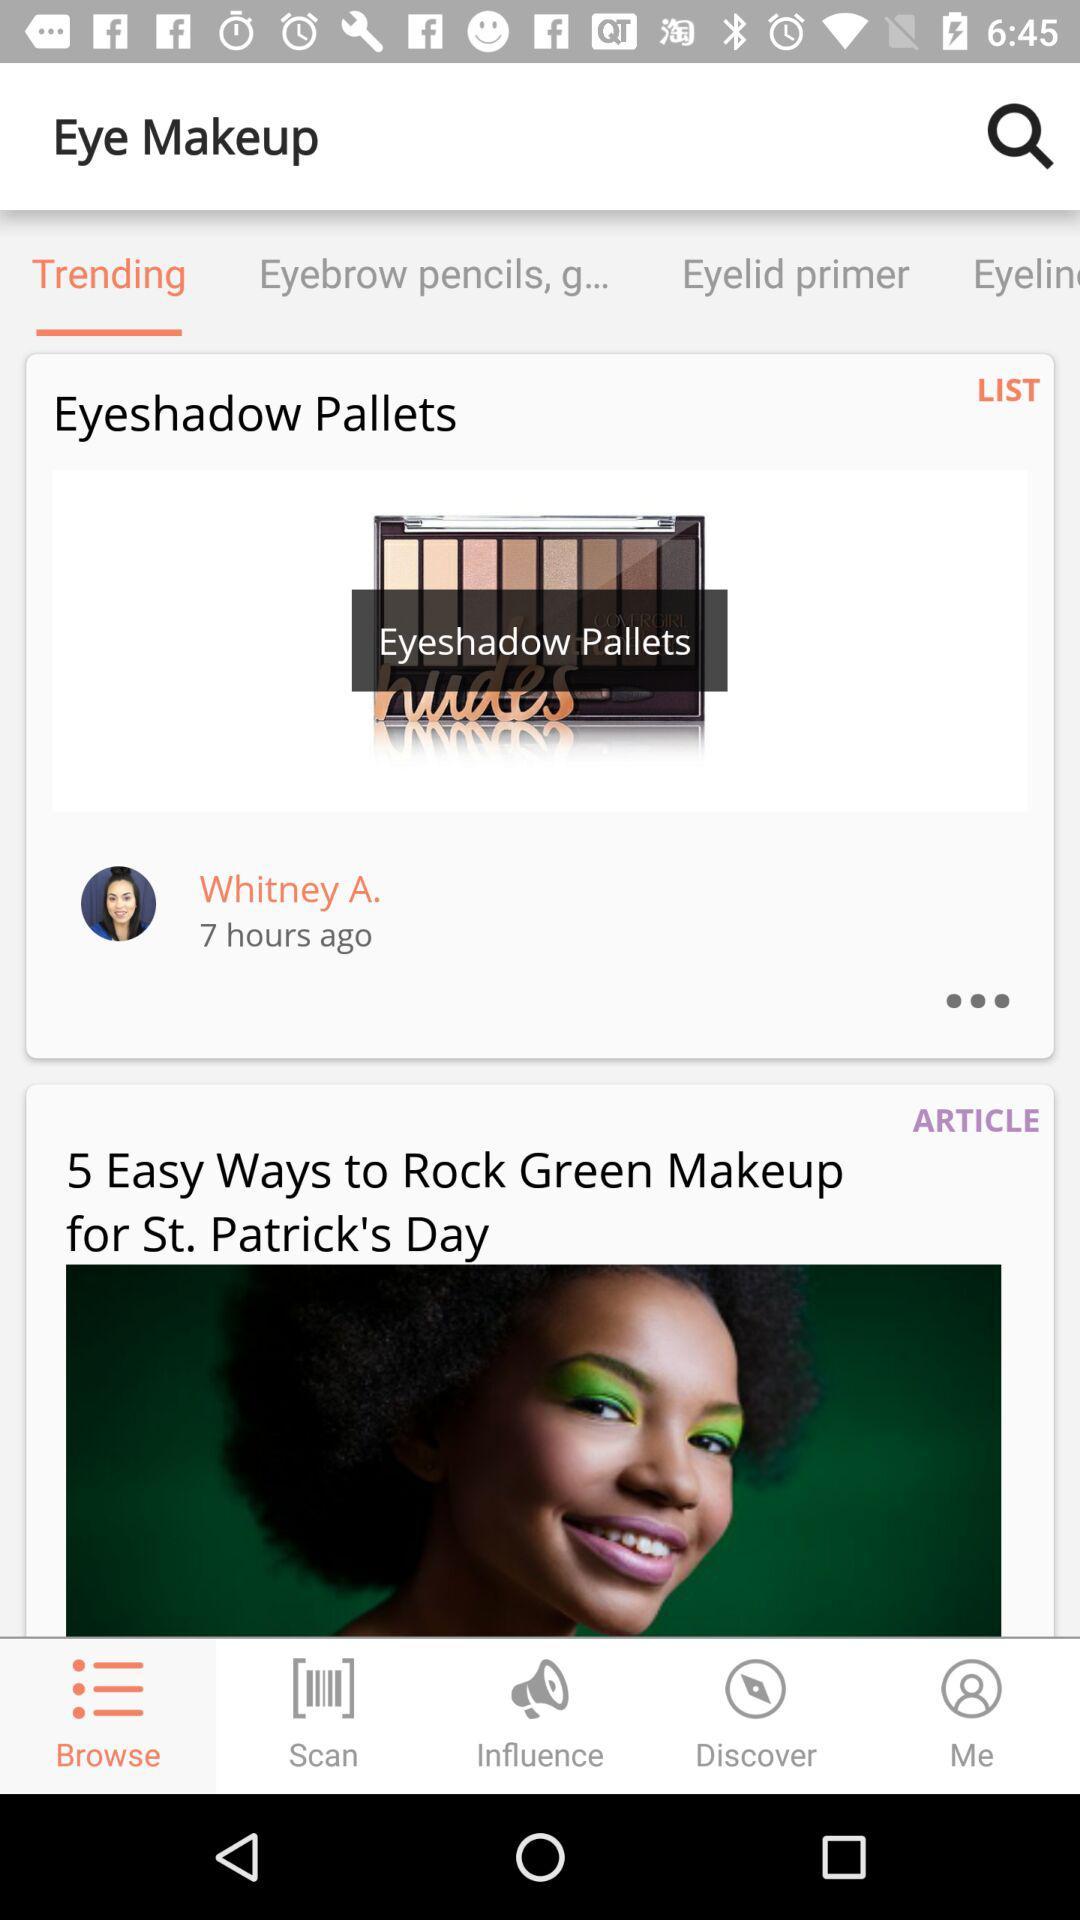  What do you see at coordinates (1008, 389) in the screenshot?
I see `item below eyeliner item` at bounding box center [1008, 389].